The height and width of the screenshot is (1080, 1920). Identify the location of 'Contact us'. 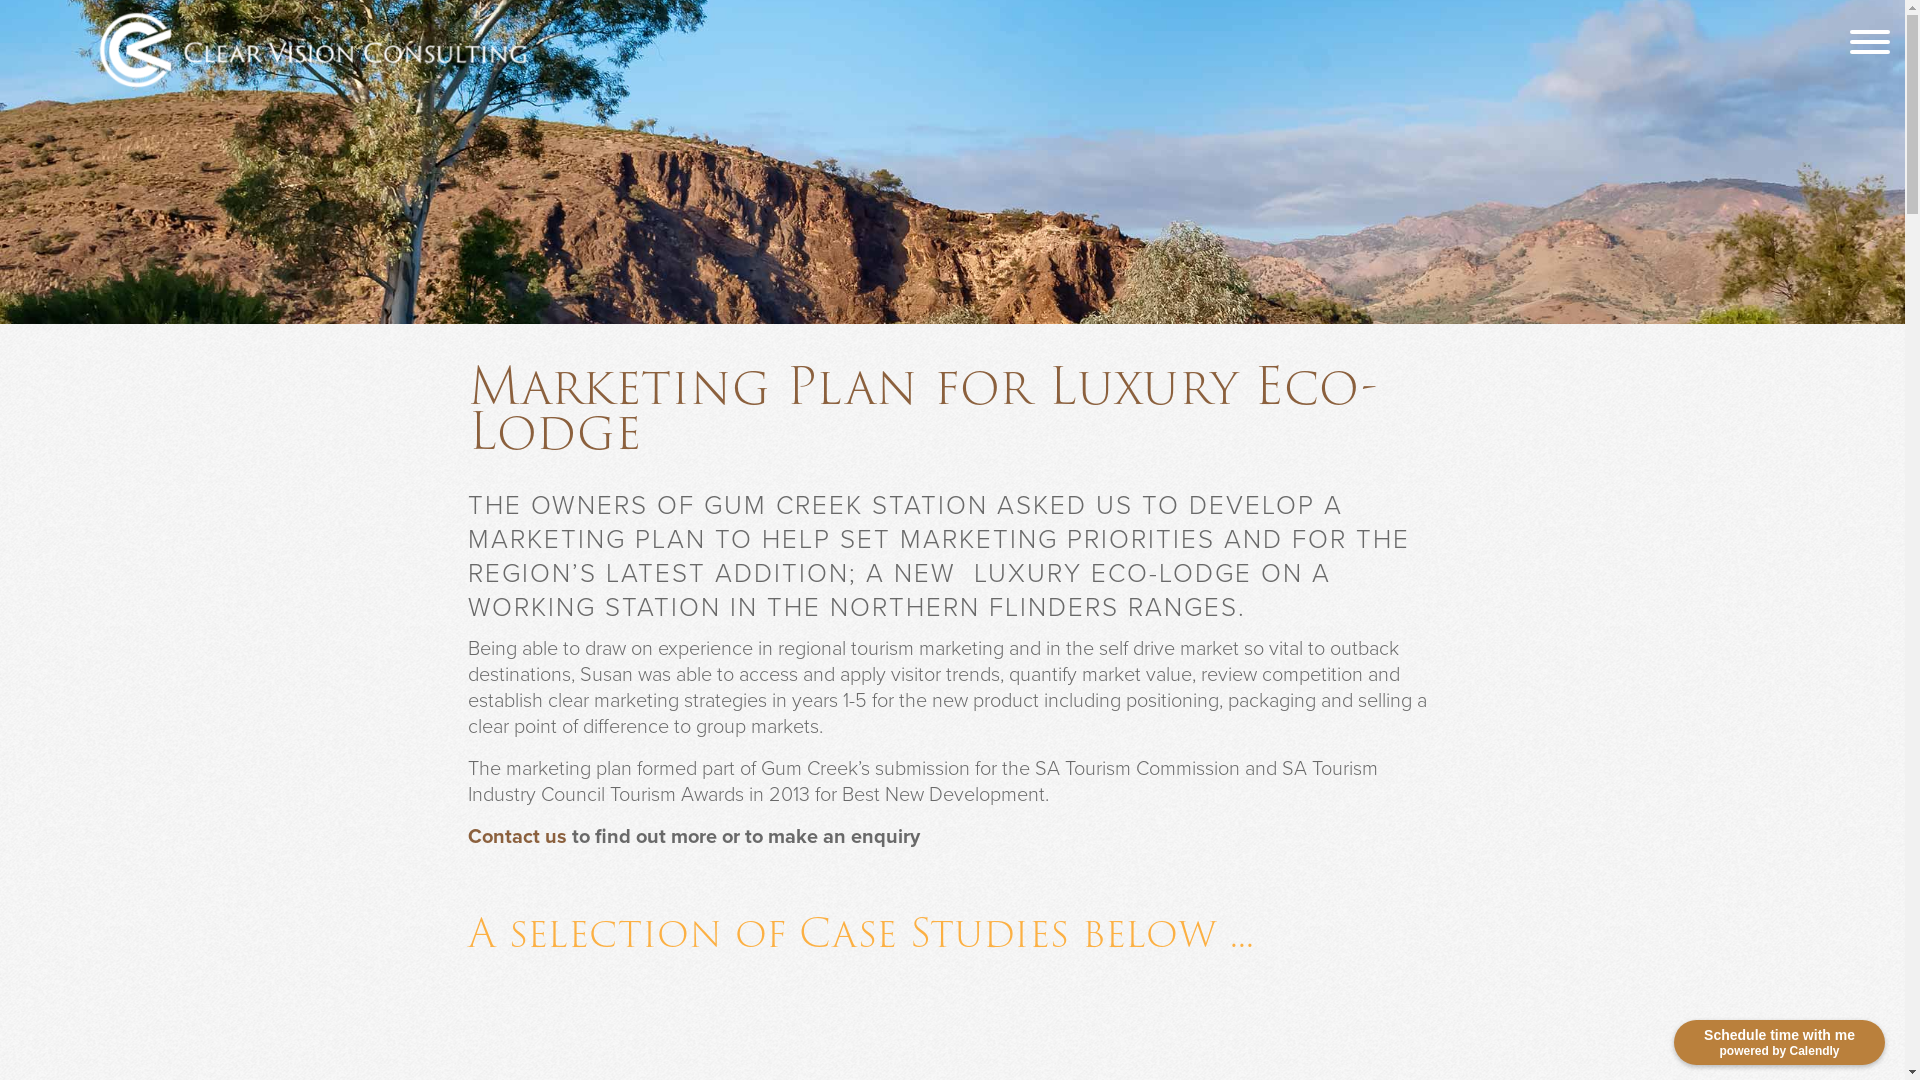
(517, 836).